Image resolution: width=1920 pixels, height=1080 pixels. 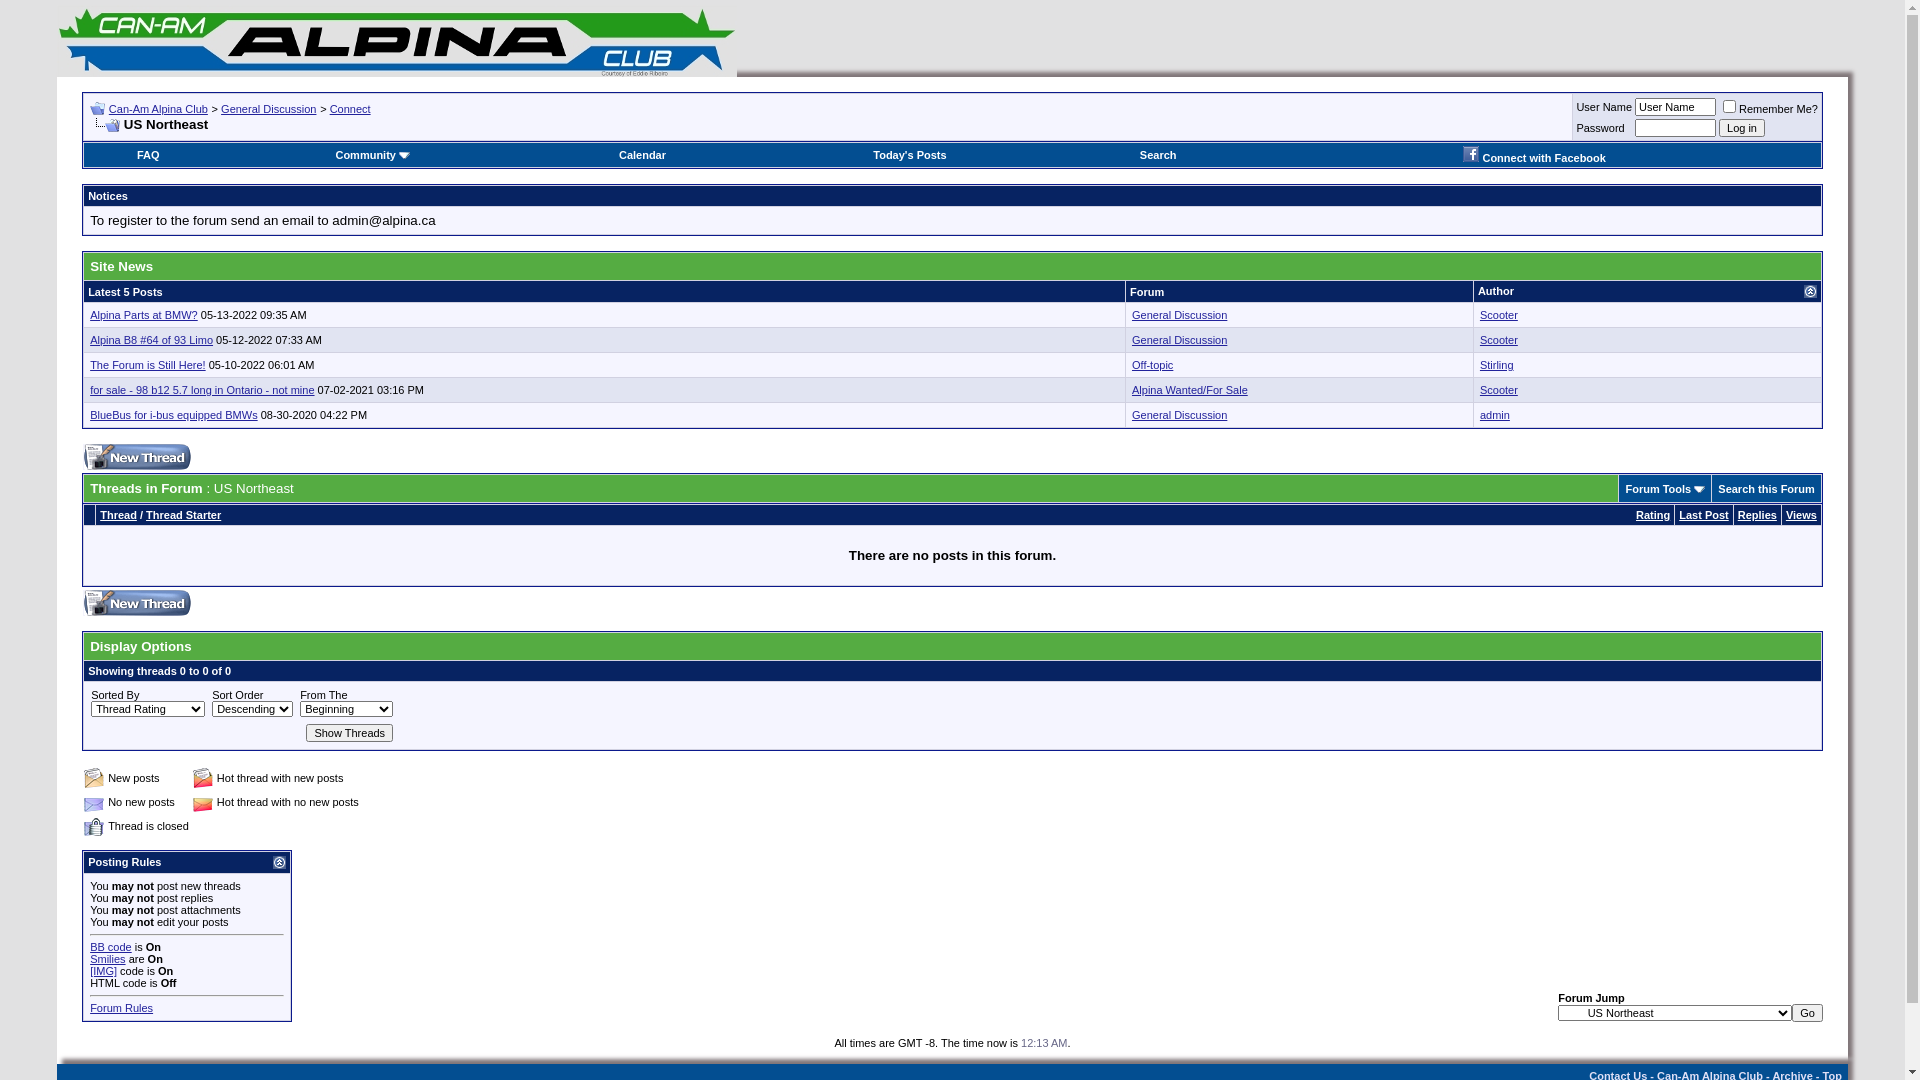 I want to click on 'Today's Posts', so click(x=908, y=153).